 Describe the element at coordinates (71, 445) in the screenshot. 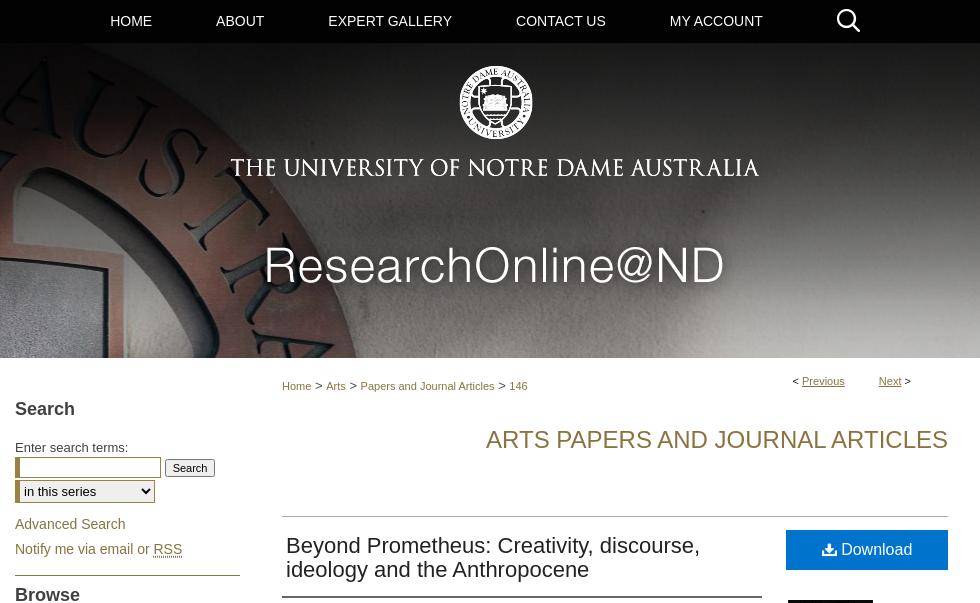

I see `'Enter search terms:'` at that location.